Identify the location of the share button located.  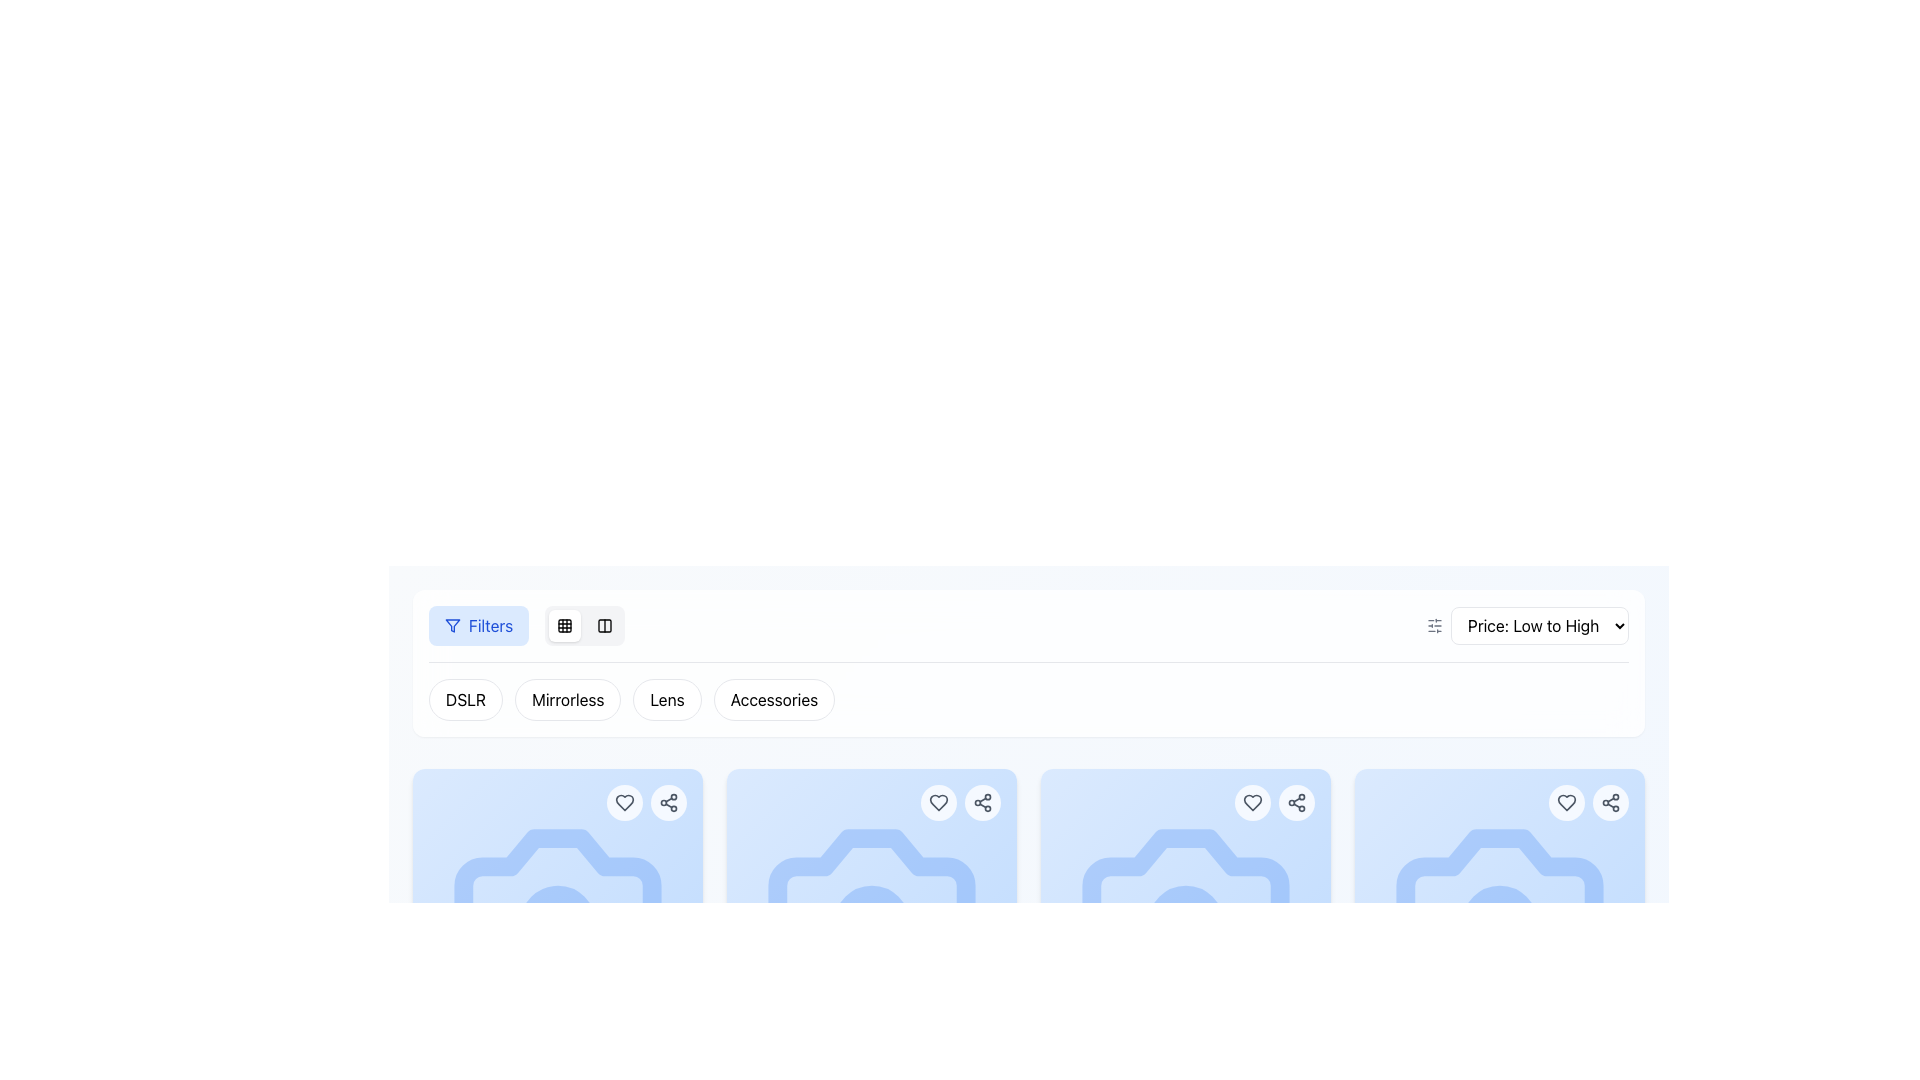
(1611, 801).